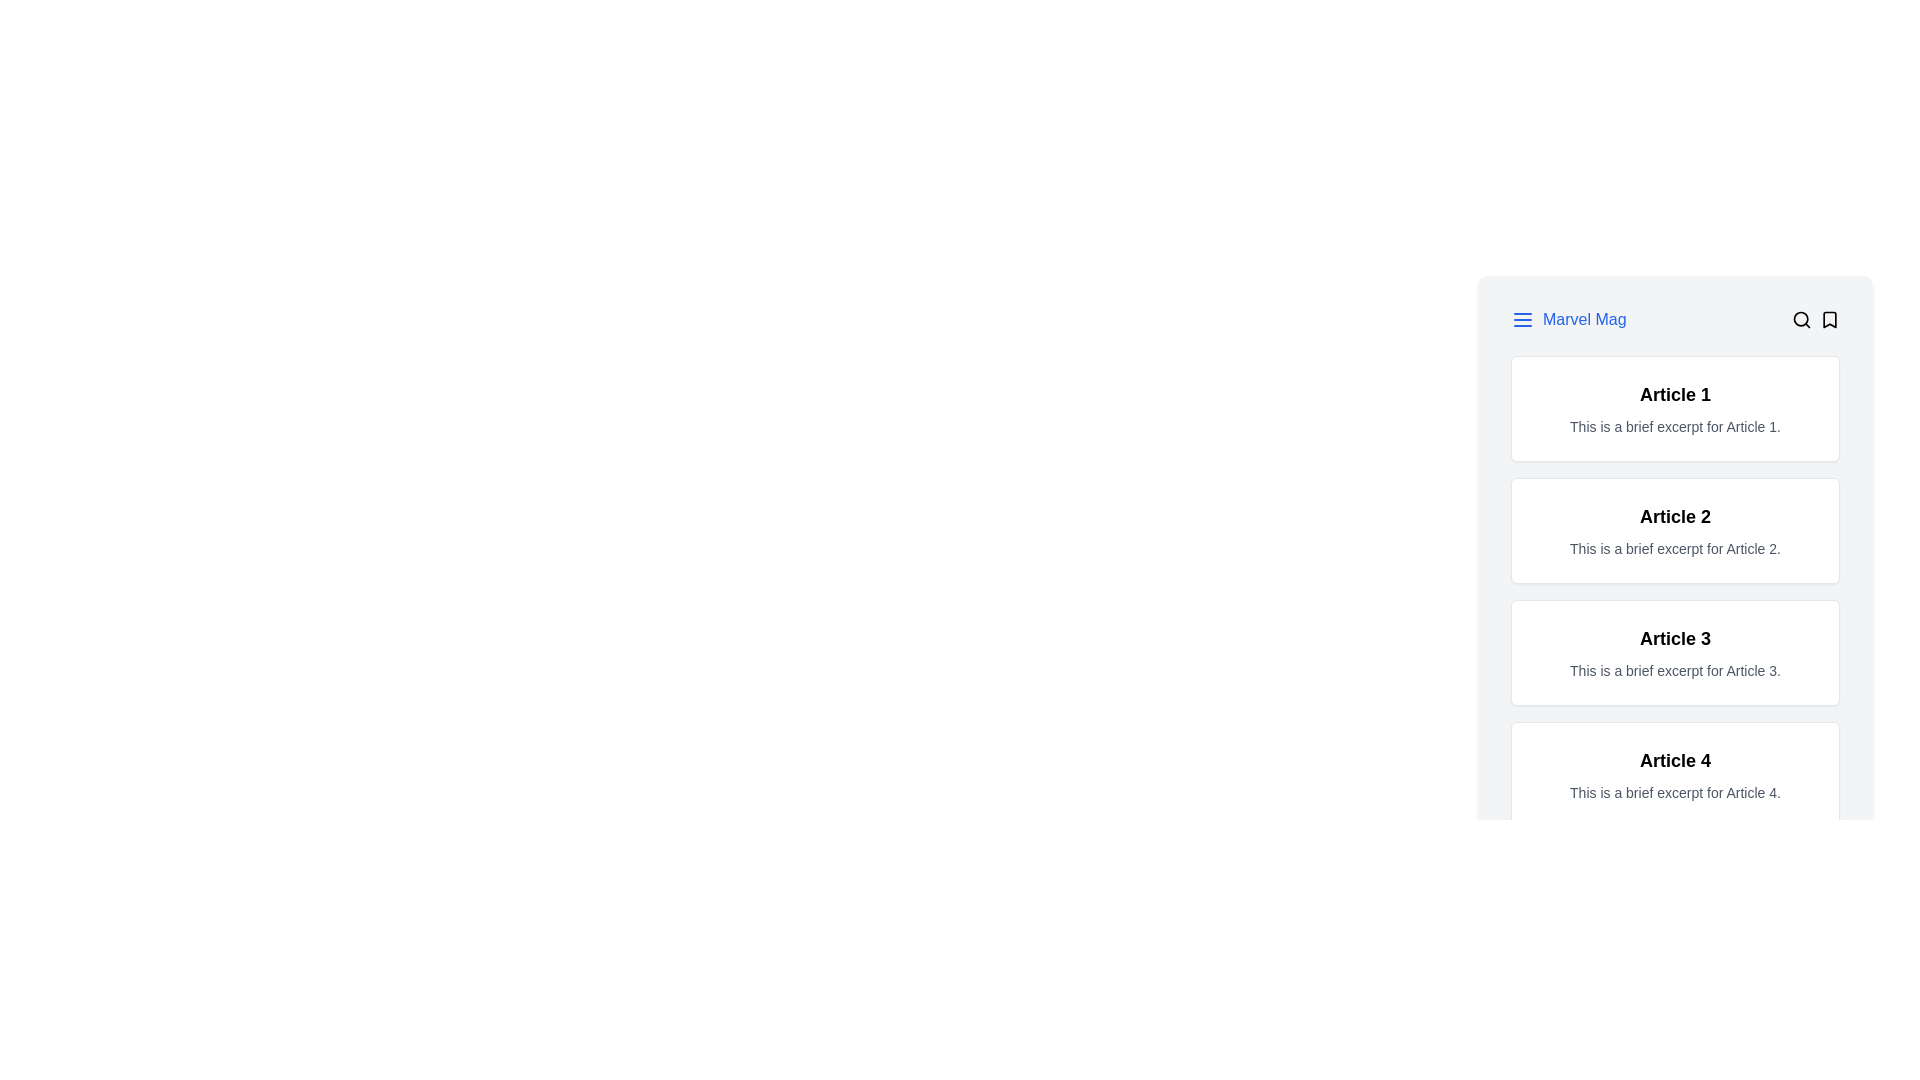  Describe the element at coordinates (1521, 319) in the screenshot. I see `the hamburger menu icon, which is blue and located to the left of the 'Marvel Mag' text` at that location.